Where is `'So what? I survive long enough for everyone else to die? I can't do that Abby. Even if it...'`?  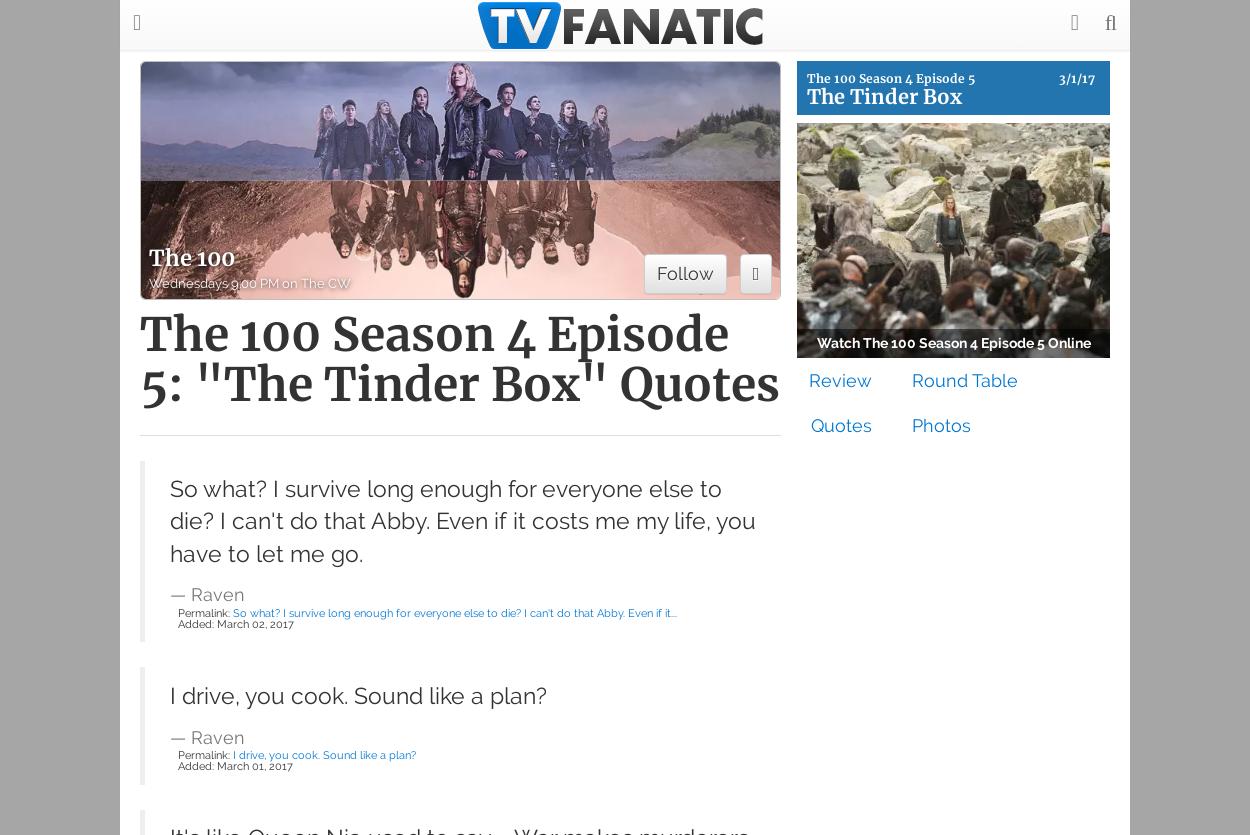 'So what? I survive long enough for everyone else to die? I can't do that Abby. Even if it...' is located at coordinates (232, 611).